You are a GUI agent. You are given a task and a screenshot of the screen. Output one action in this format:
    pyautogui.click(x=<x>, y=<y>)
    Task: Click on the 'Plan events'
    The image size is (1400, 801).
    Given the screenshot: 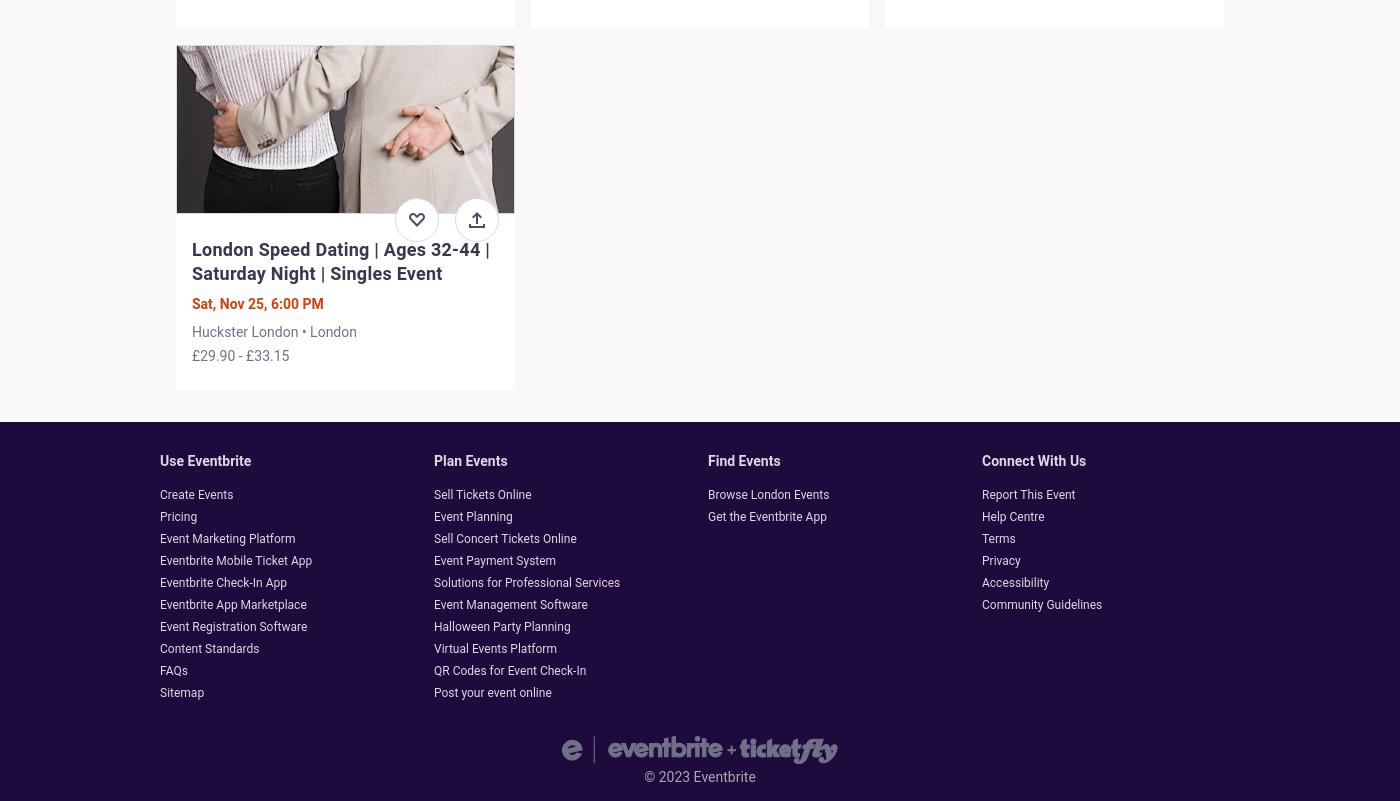 What is the action you would take?
    pyautogui.click(x=469, y=460)
    